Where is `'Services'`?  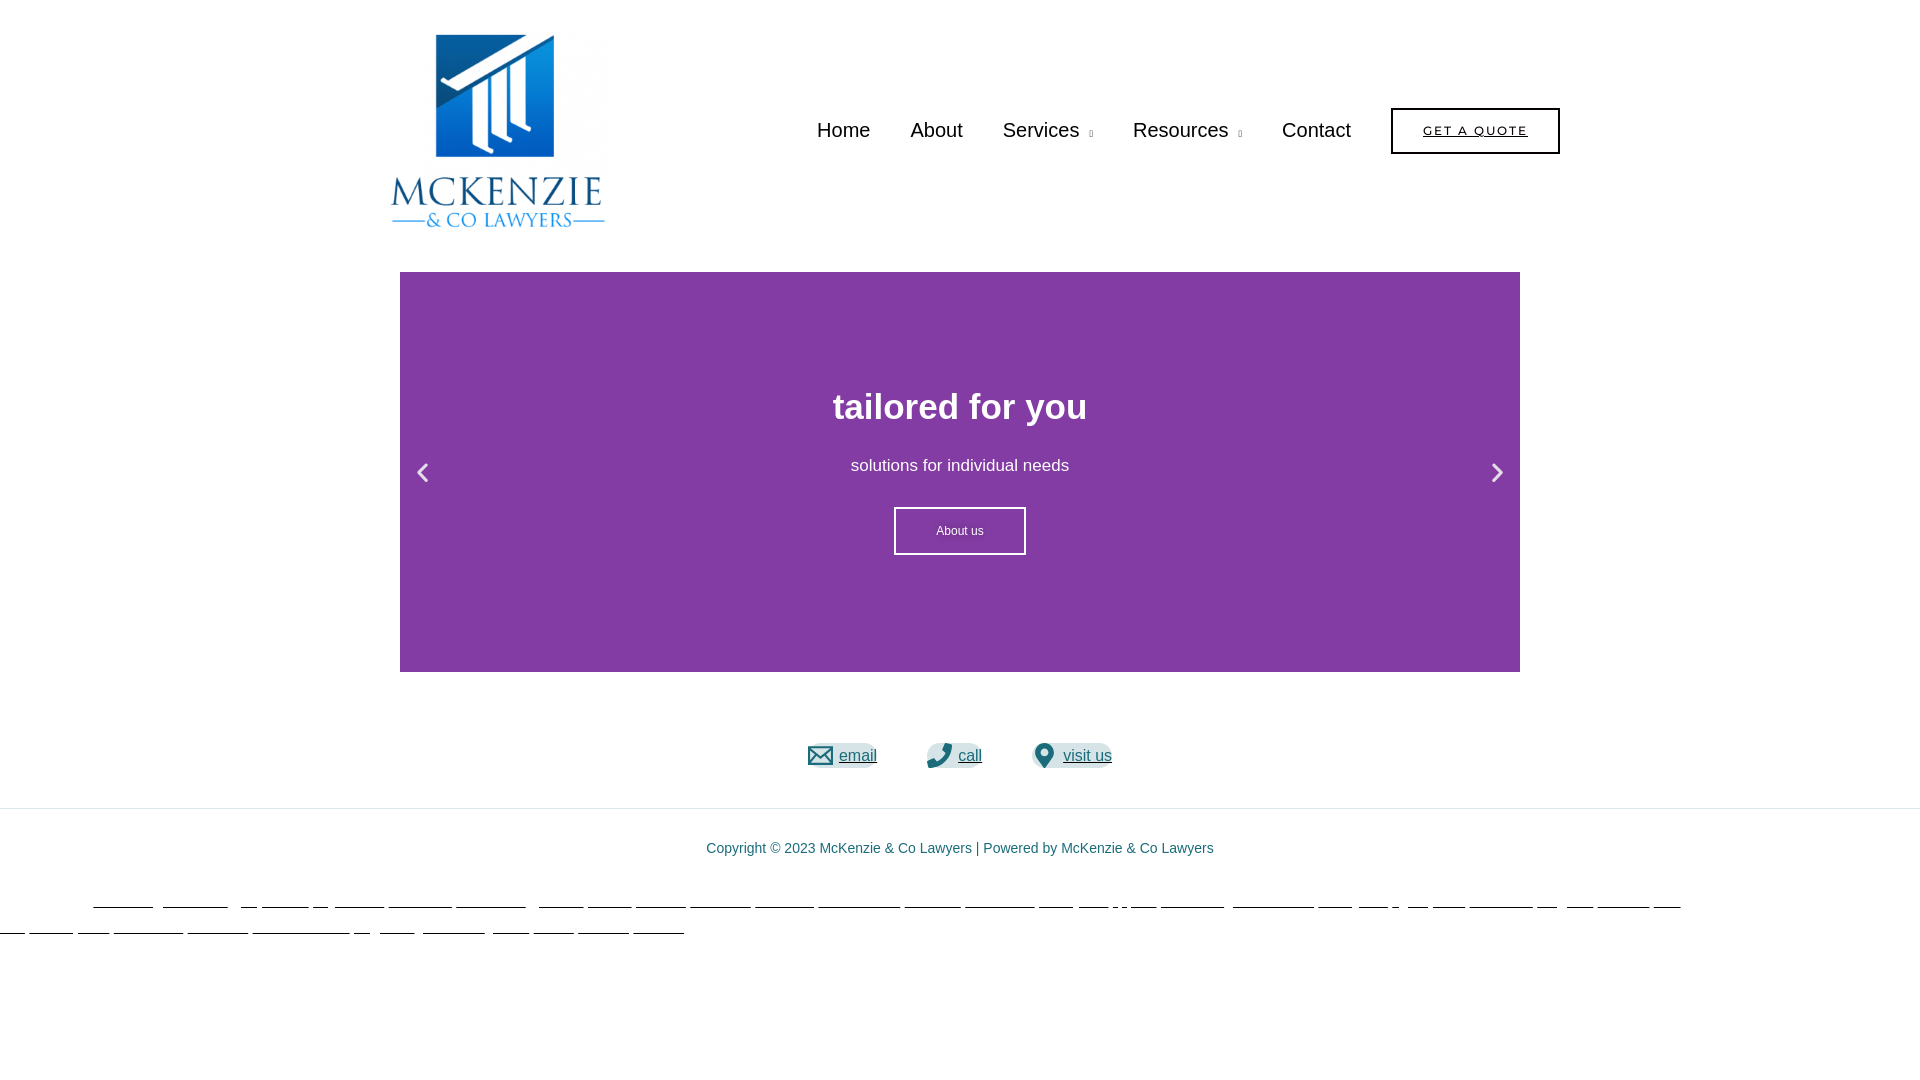
'Services' is located at coordinates (1046, 130).